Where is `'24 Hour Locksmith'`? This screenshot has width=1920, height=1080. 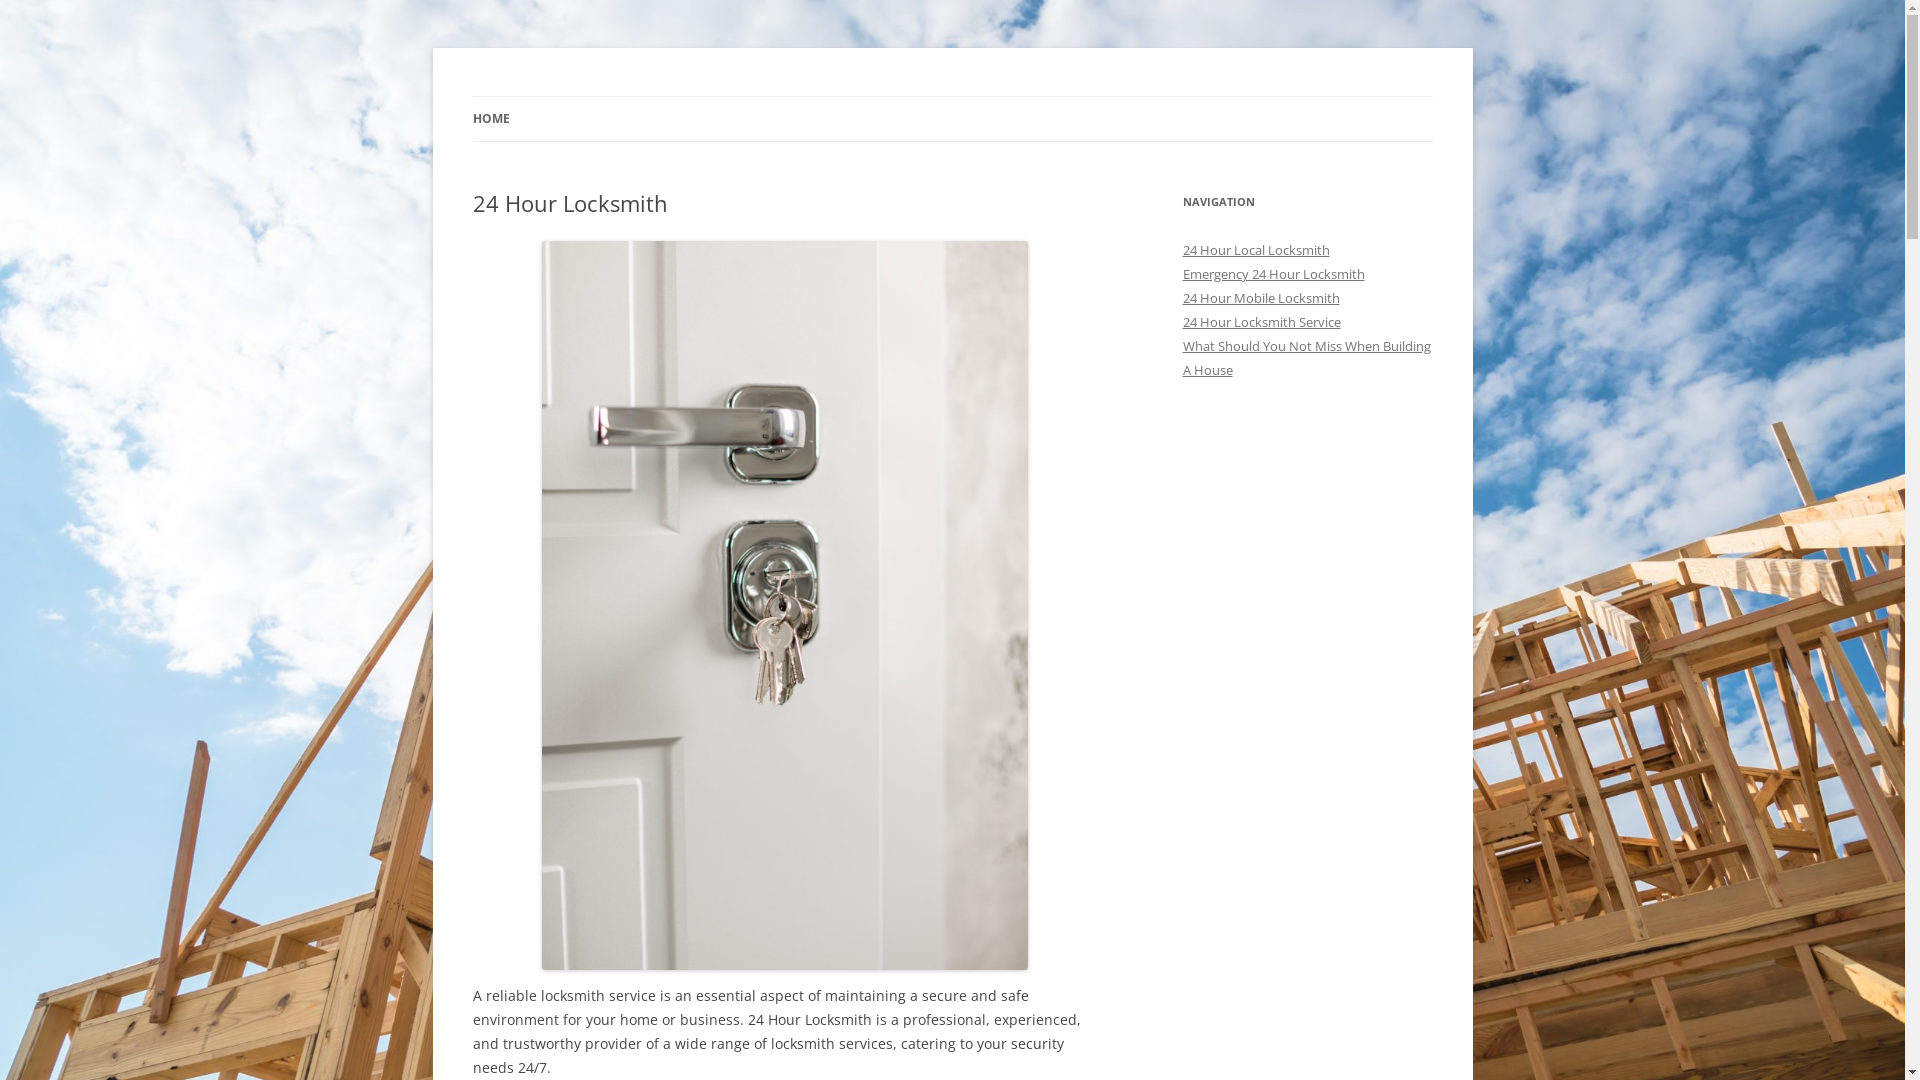 '24 Hour Locksmith' is located at coordinates (593, 96).